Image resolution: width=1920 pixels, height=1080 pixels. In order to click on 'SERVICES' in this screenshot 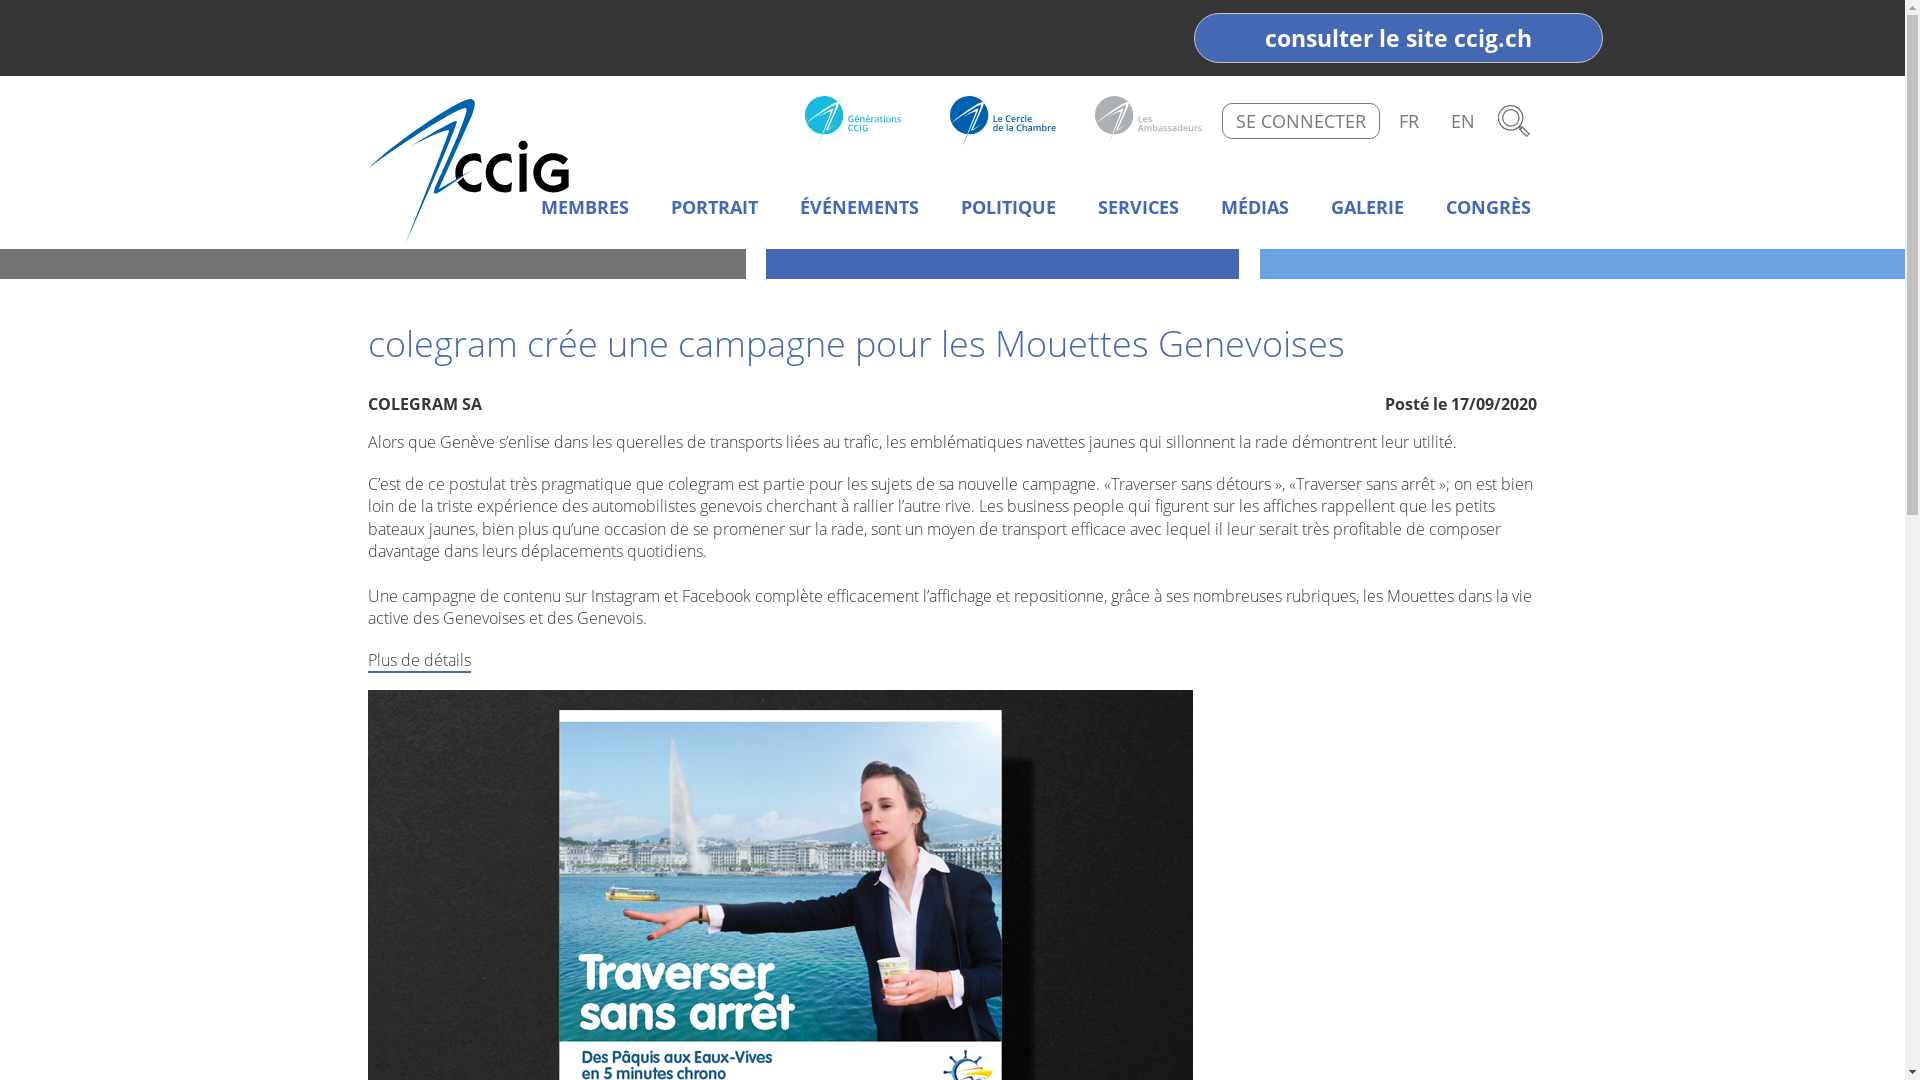, I will do `click(1138, 208)`.